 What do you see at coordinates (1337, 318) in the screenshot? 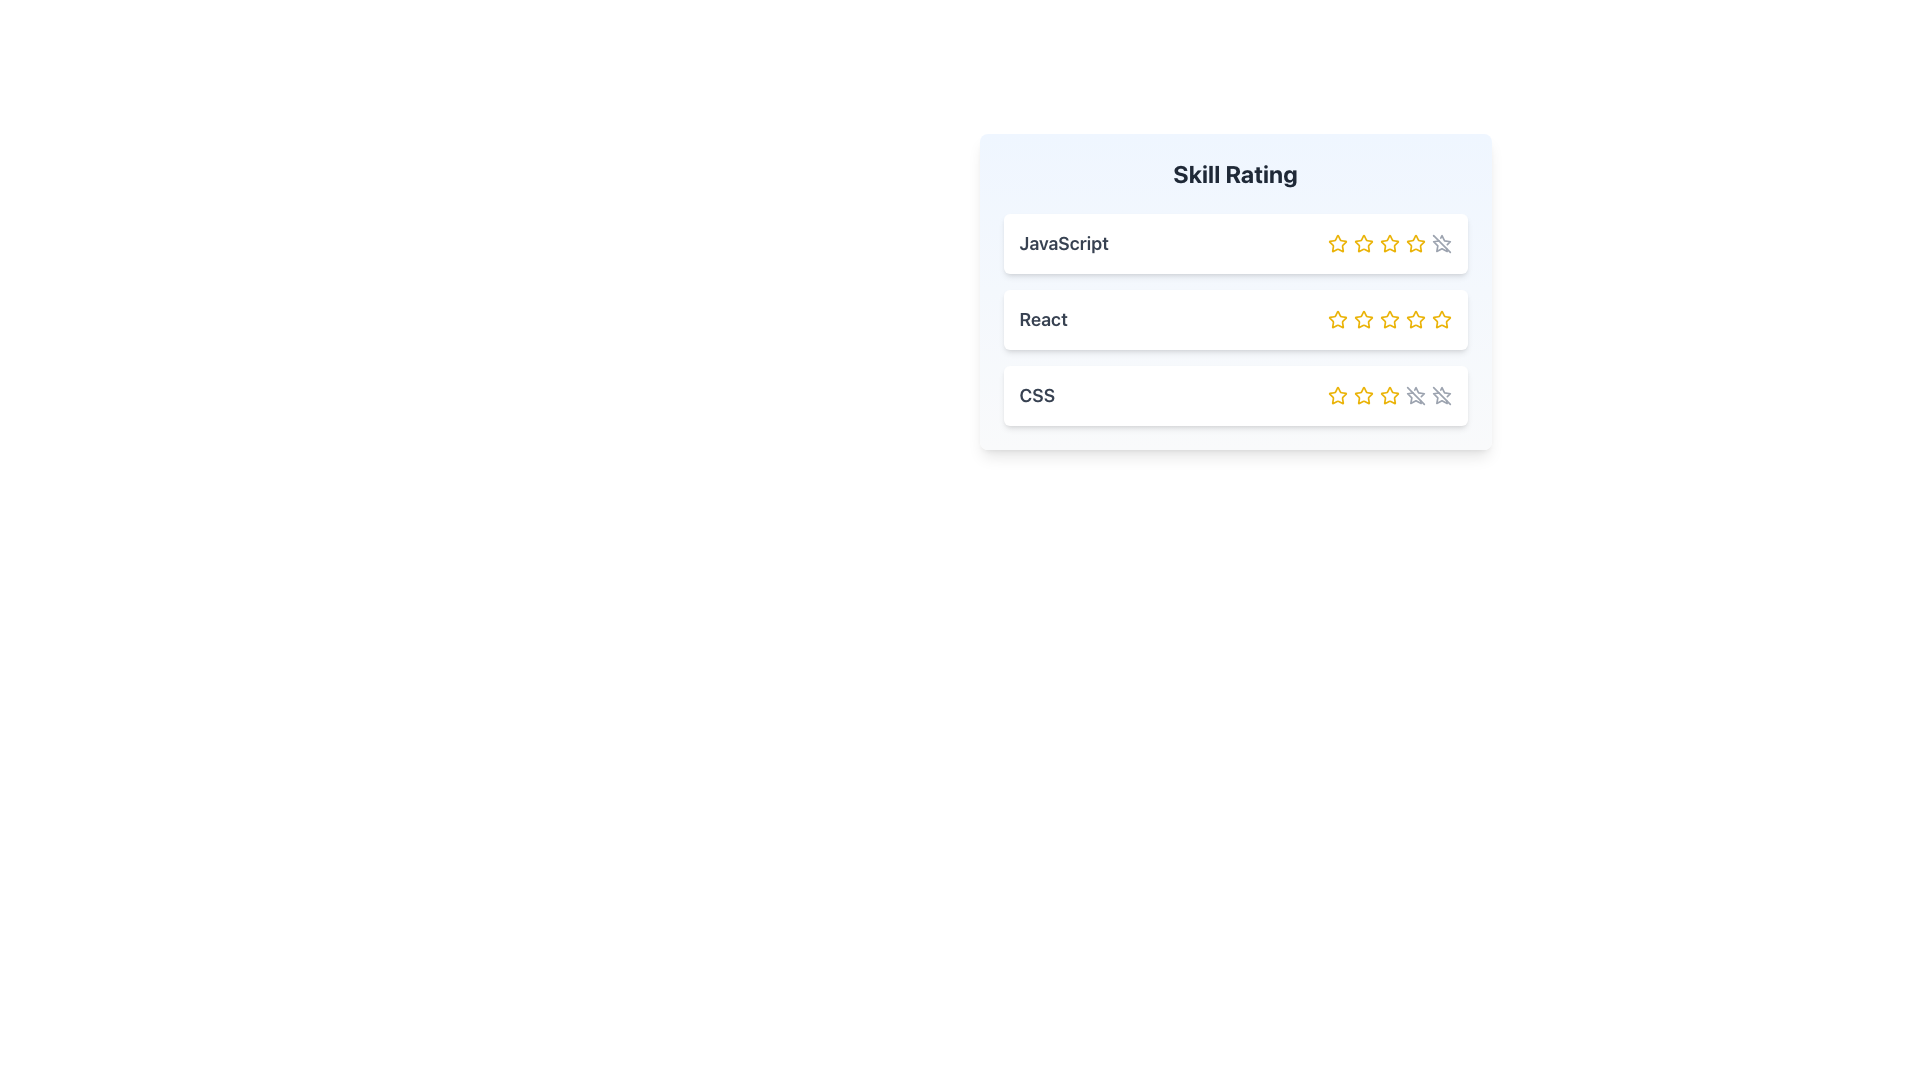
I see `the second yellow star in the middle row of the Skill Rating section` at bounding box center [1337, 318].